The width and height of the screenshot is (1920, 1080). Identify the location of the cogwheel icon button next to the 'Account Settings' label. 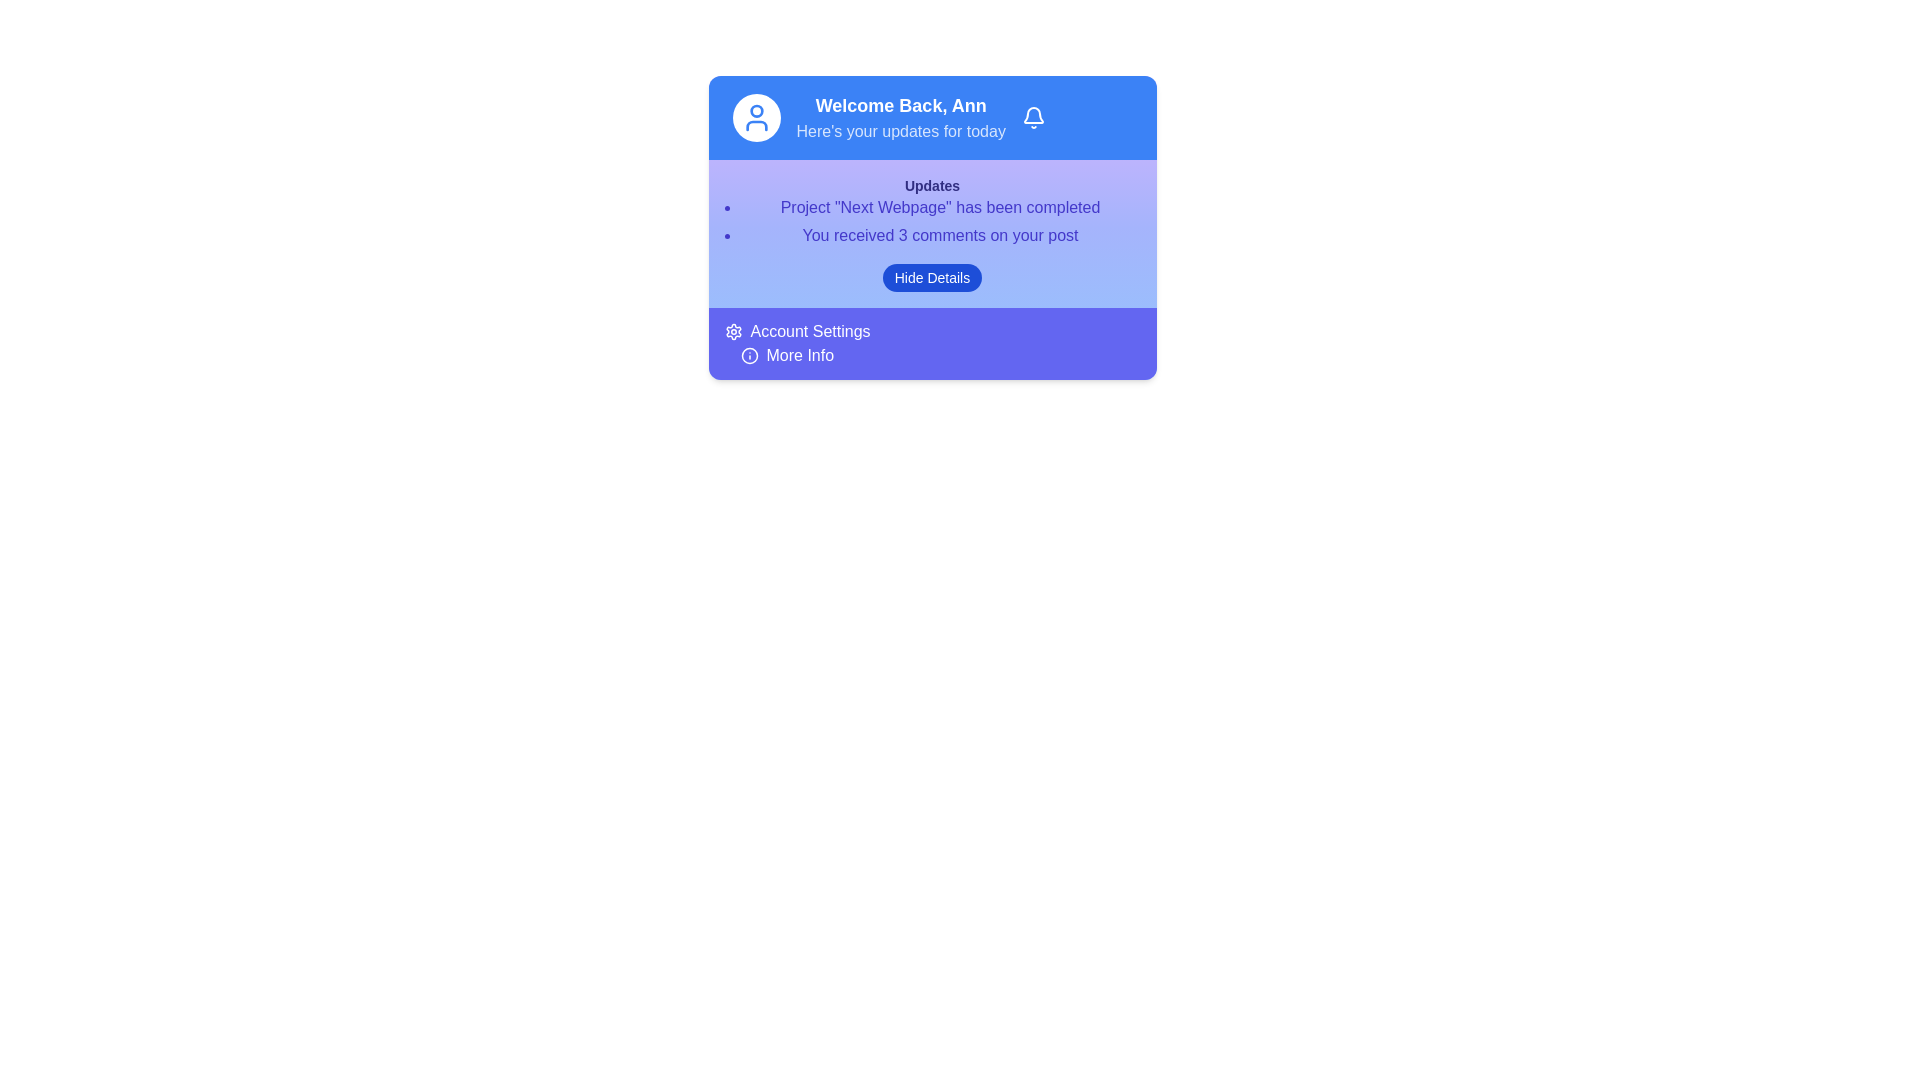
(732, 330).